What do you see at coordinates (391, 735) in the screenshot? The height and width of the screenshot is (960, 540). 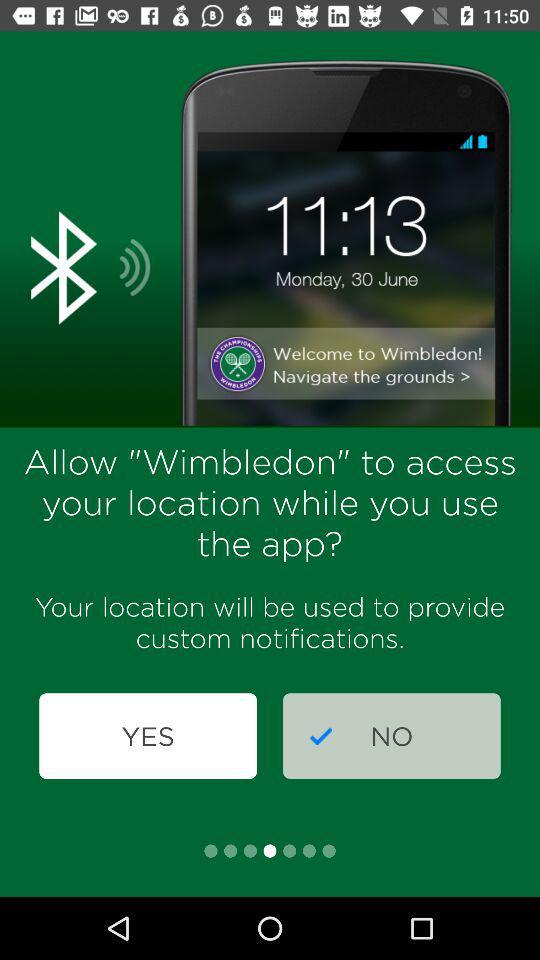 I see `icon next to yes` at bounding box center [391, 735].